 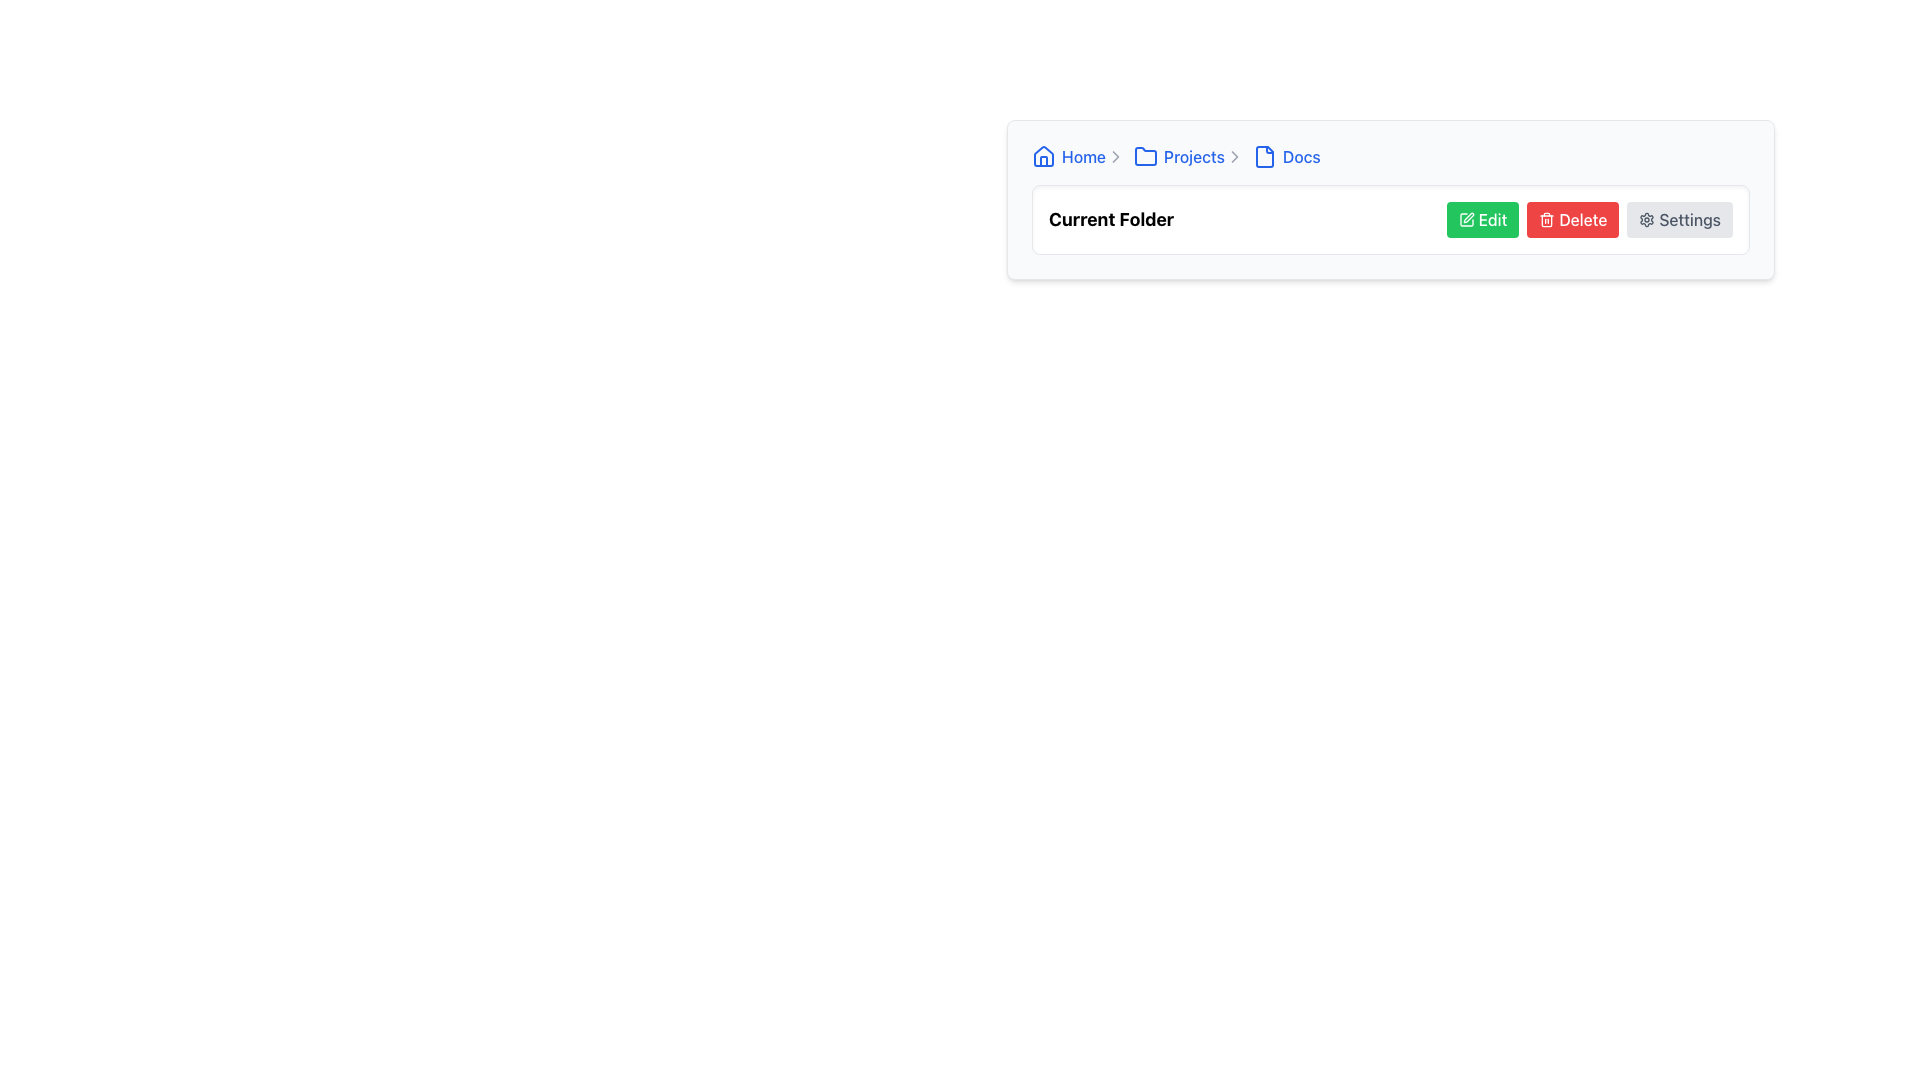 I want to click on the small house icon with a blue outline located at the left end of the breadcrumb navigation bar, representing the 'Home' link, so click(x=1042, y=156).